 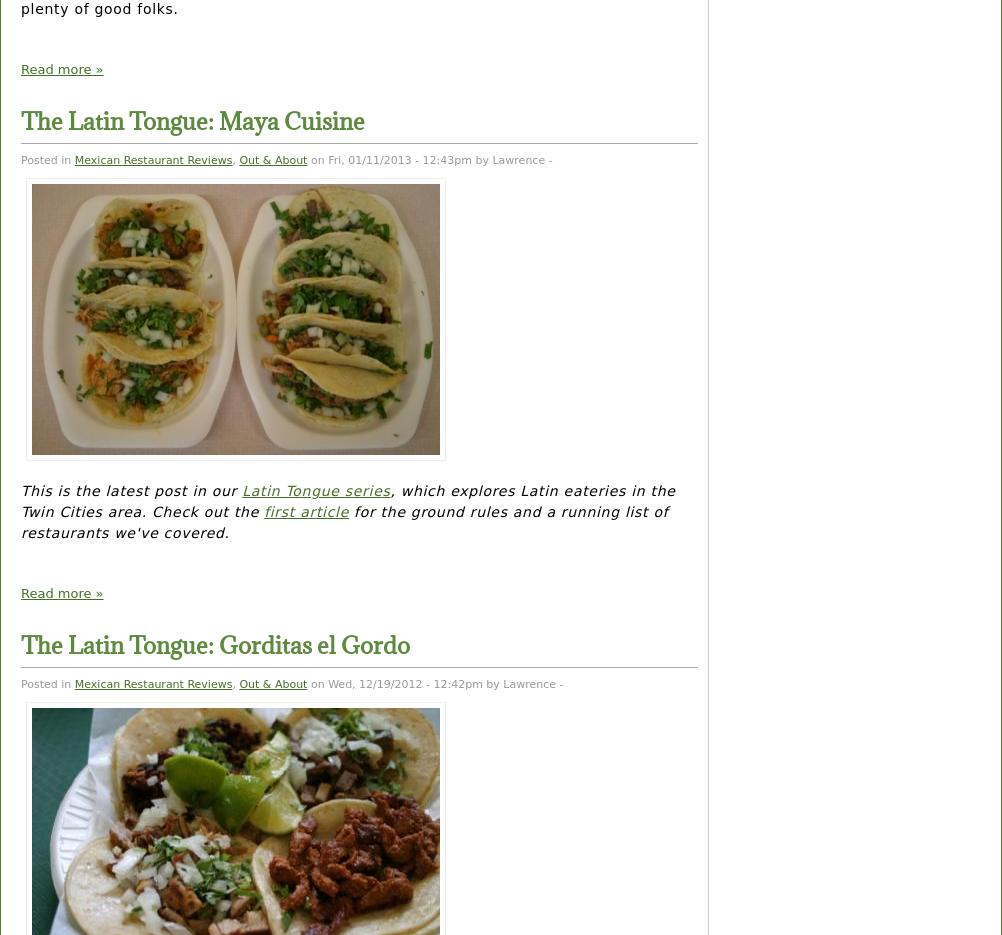 I want to click on 'on Fri, 01/11/2013 - 12:43pm by Lawrence -', so click(x=428, y=159).